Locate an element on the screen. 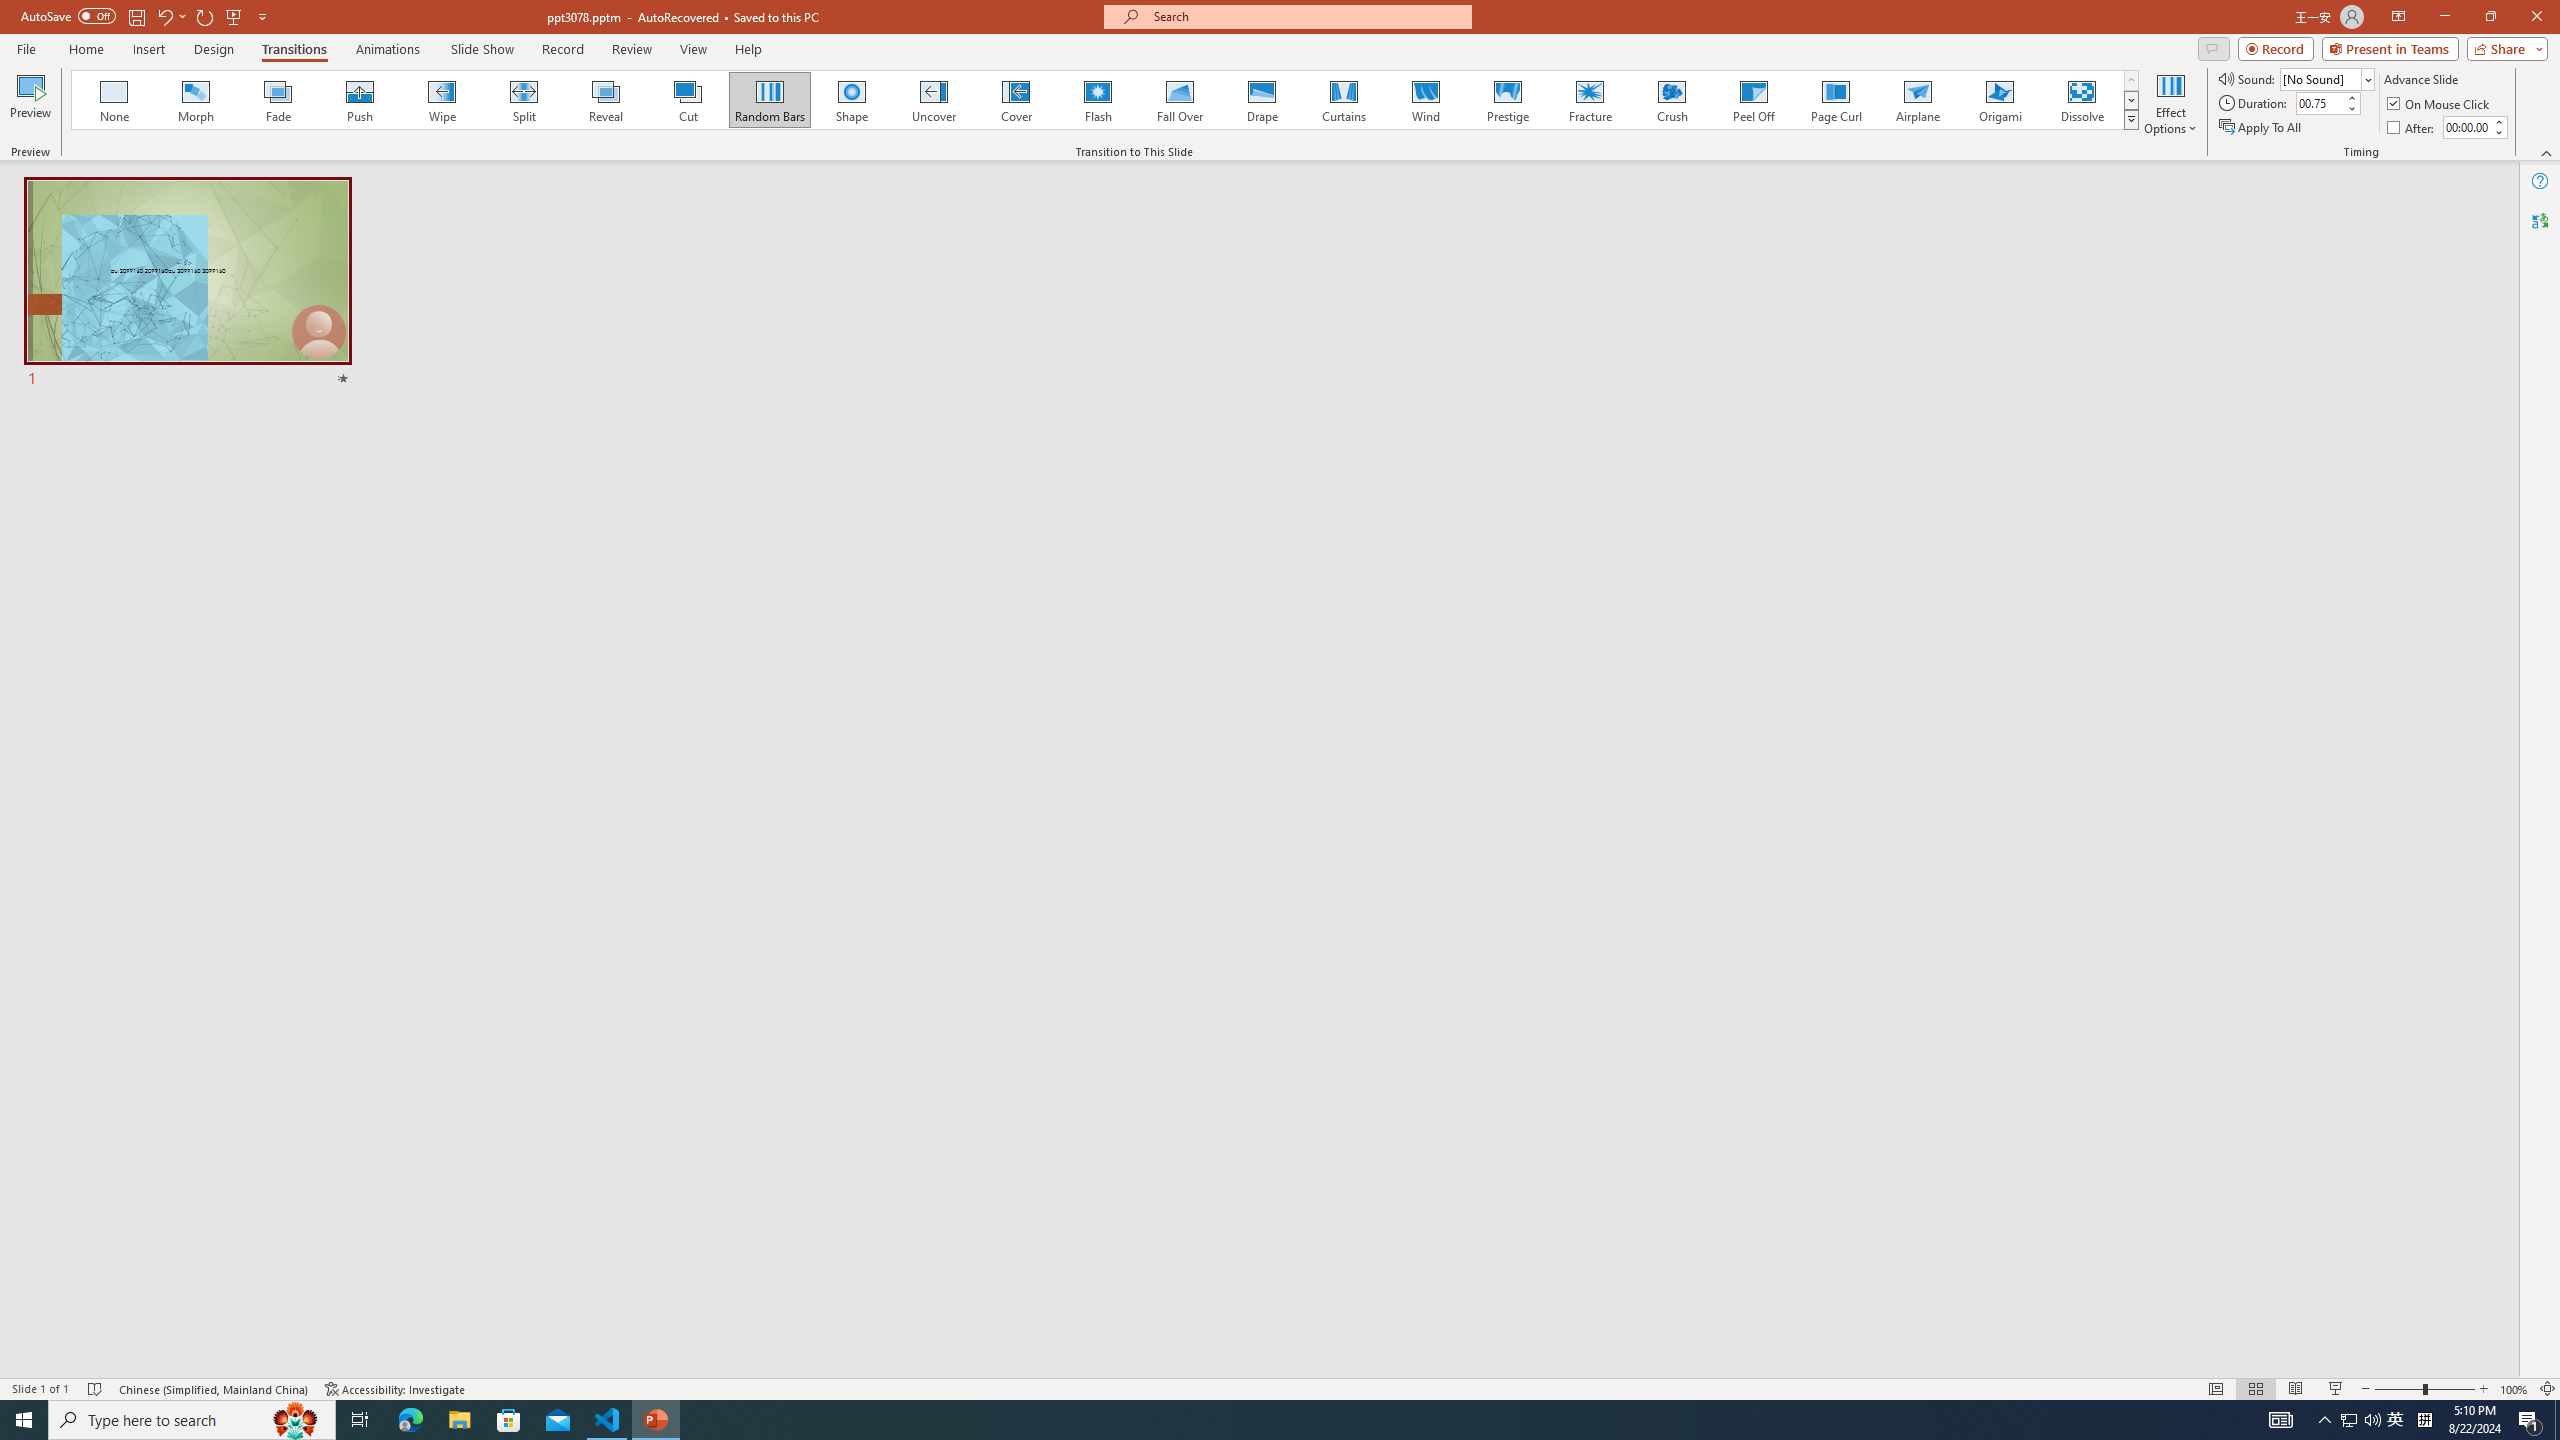 The width and height of the screenshot is (2560, 1440). 'Sound' is located at coordinates (2327, 78).